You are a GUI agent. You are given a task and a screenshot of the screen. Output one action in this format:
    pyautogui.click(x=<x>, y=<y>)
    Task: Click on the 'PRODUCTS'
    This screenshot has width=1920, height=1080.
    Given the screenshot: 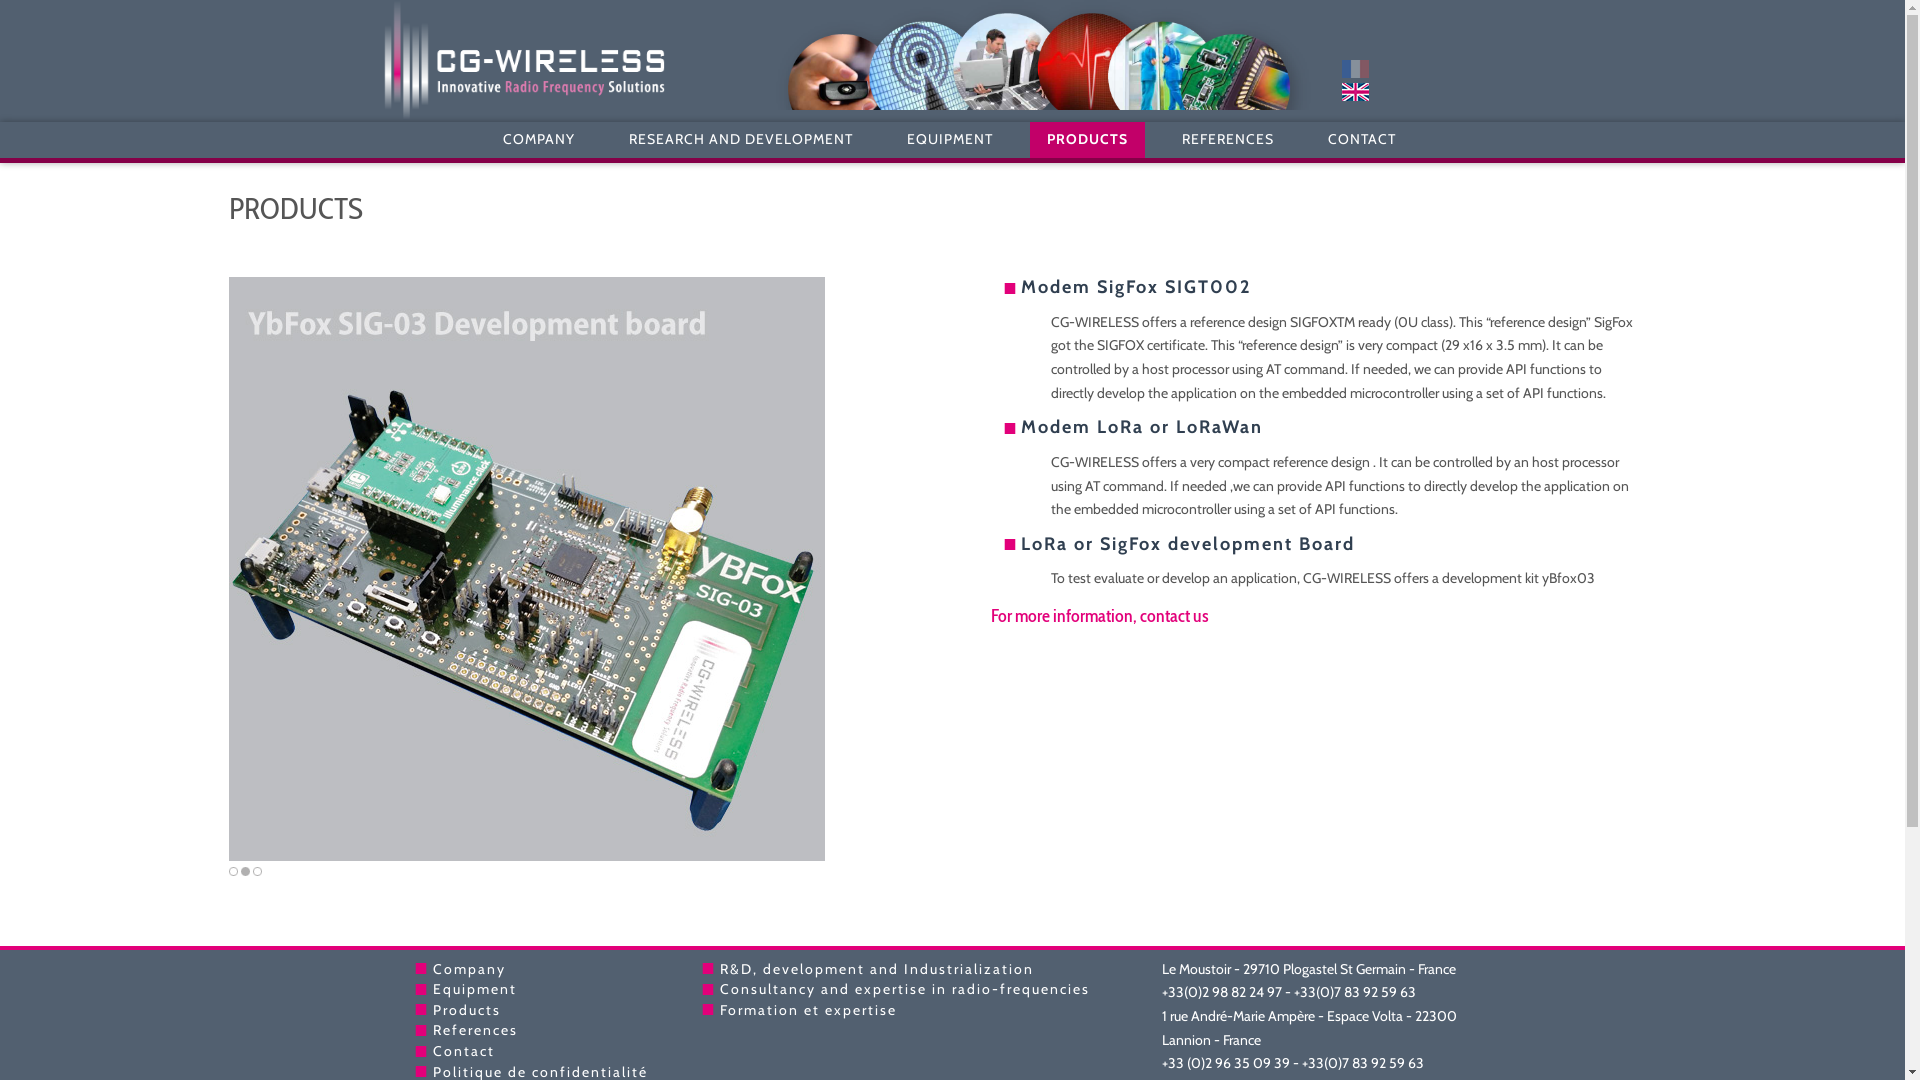 What is the action you would take?
    pyautogui.click(x=1030, y=138)
    